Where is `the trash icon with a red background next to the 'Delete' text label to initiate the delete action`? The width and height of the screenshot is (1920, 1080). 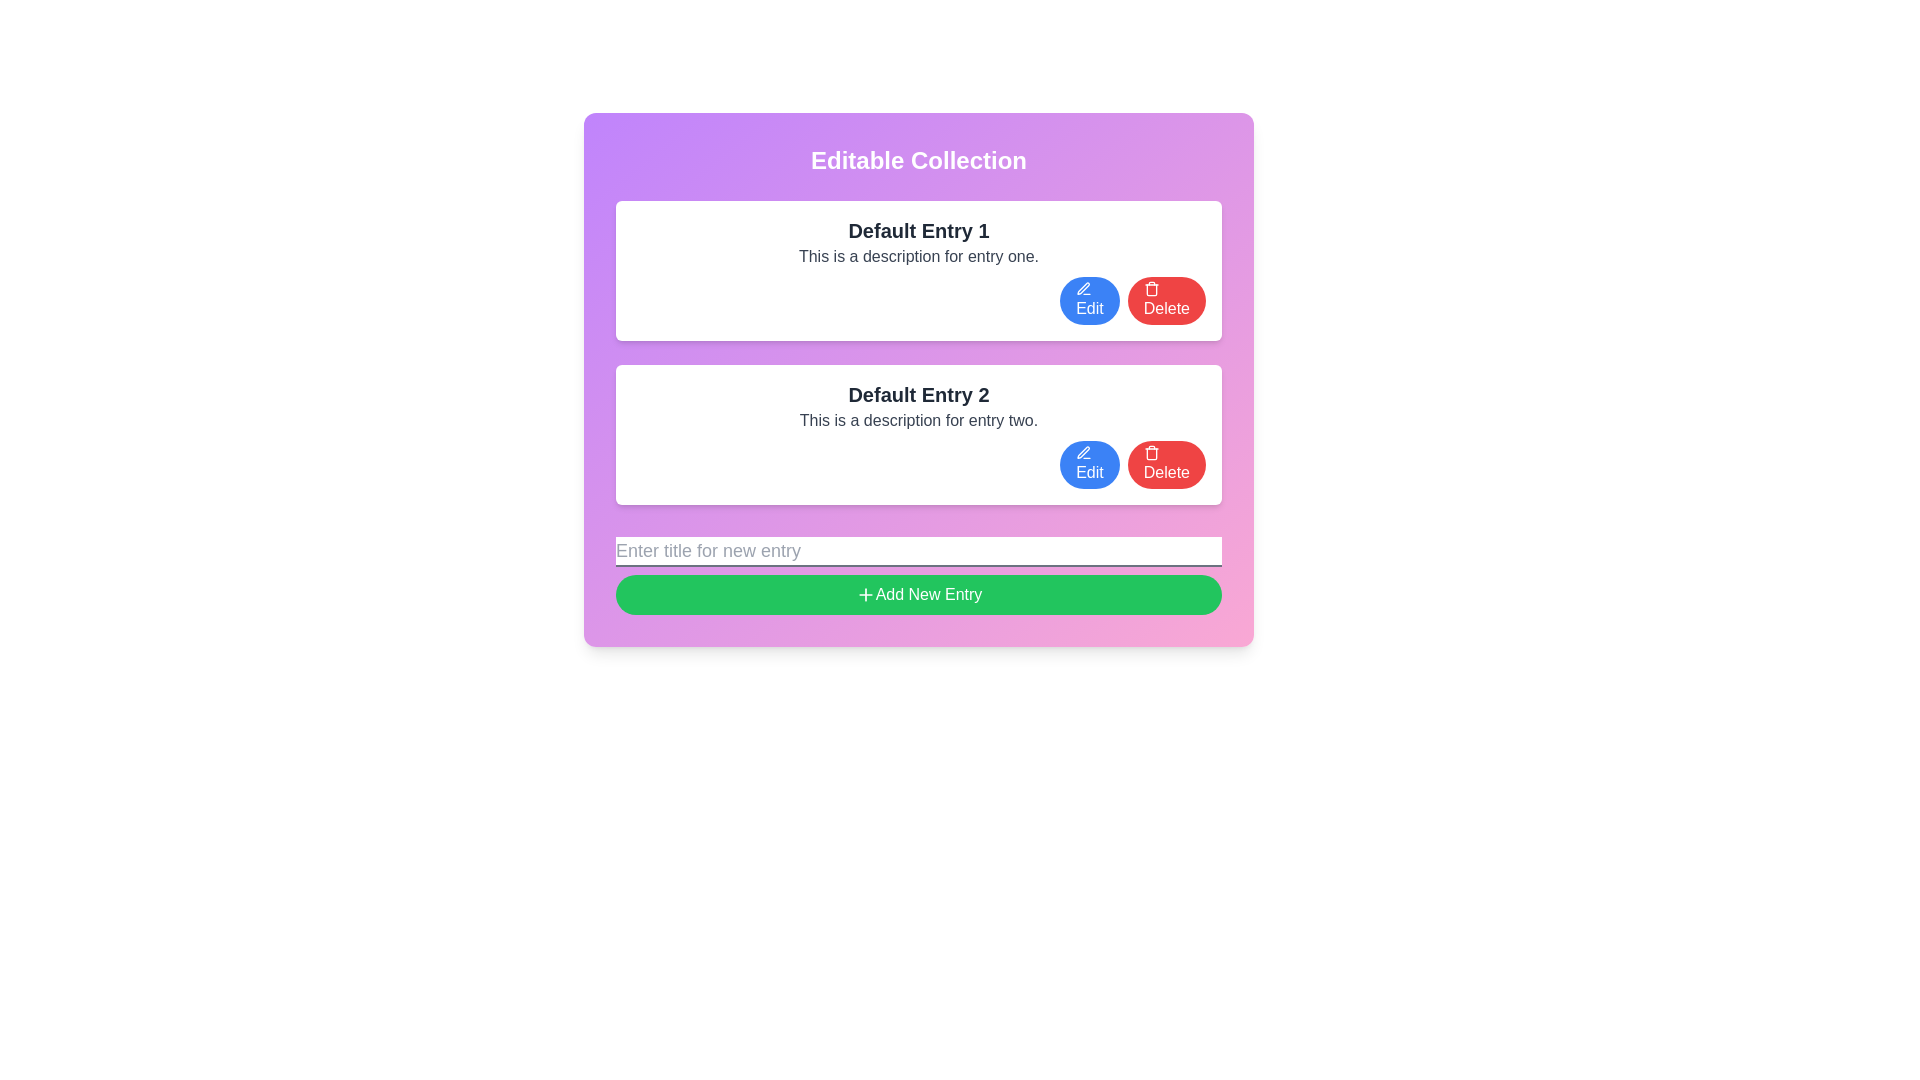 the trash icon with a red background next to the 'Delete' text label to initiate the delete action is located at coordinates (1151, 289).